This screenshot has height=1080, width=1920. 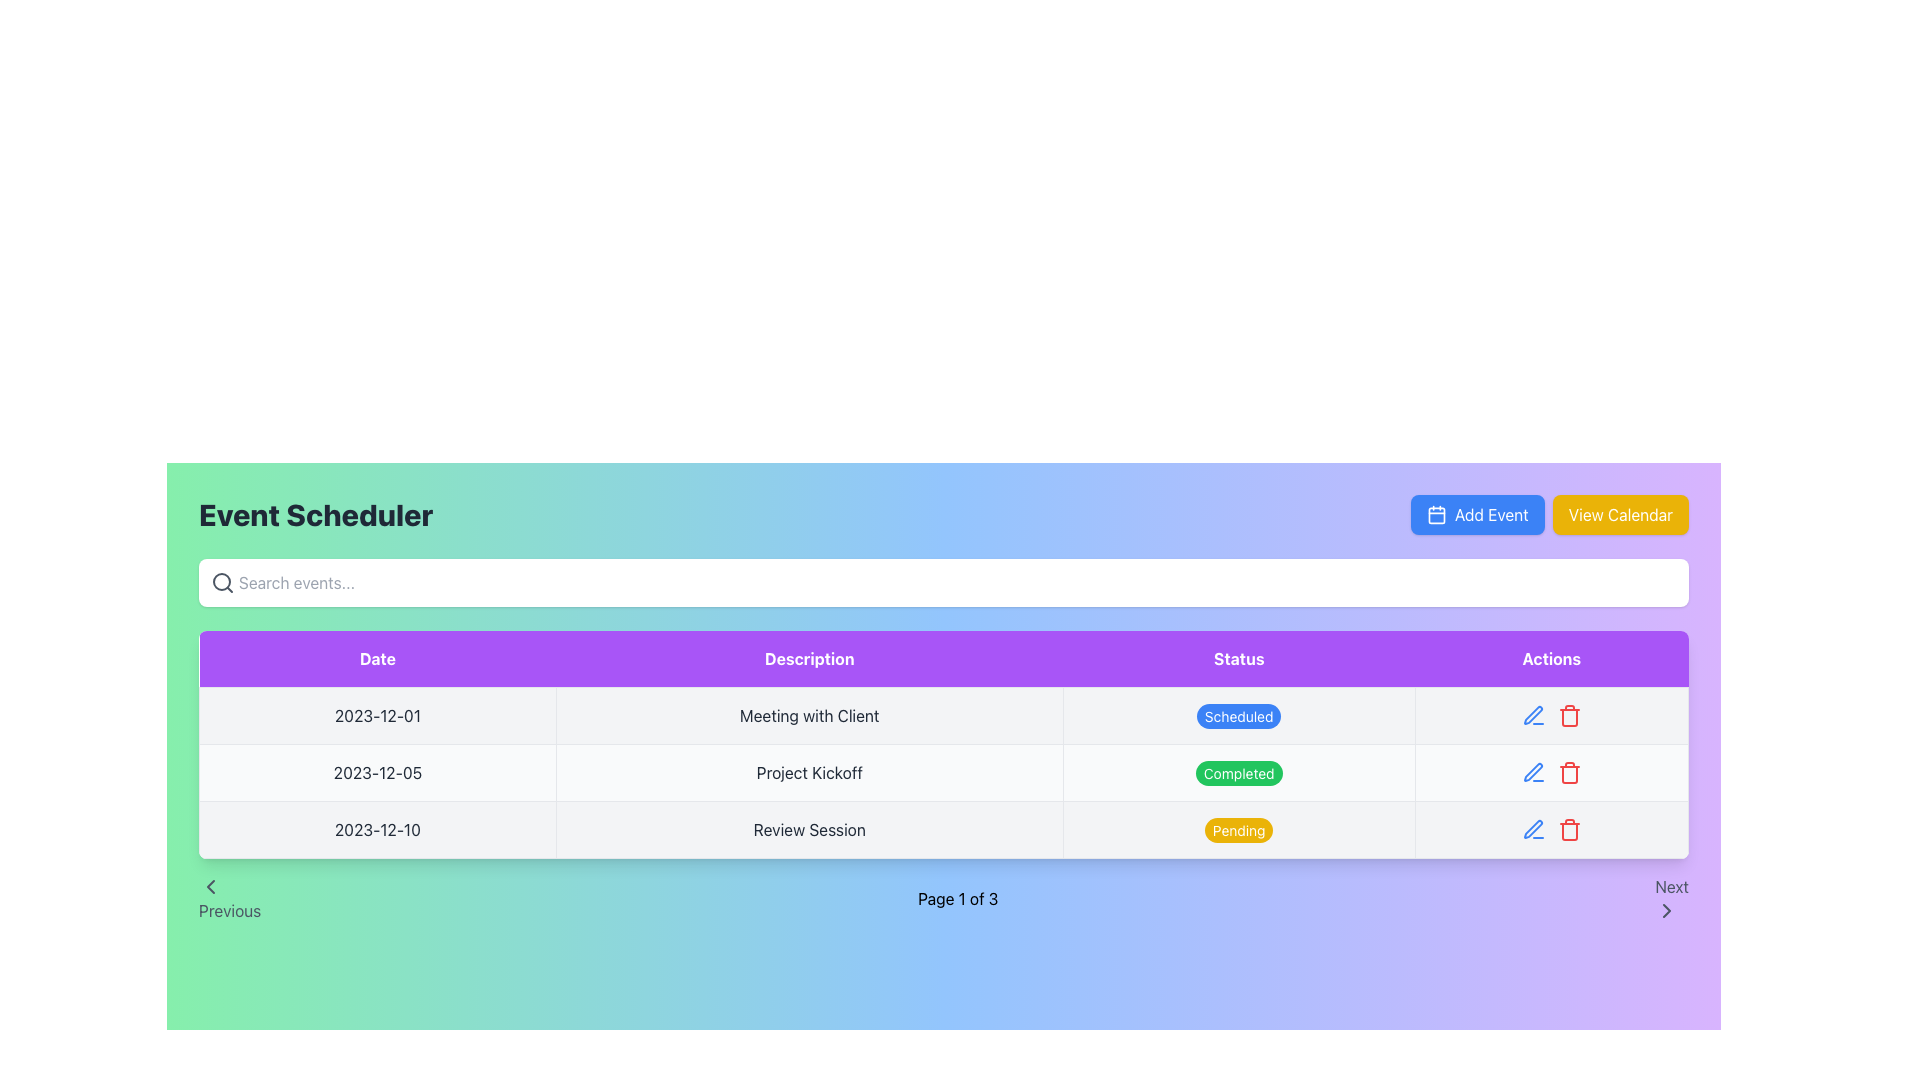 What do you see at coordinates (1550, 771) in the screenshot?
I see `the red trash bin icon in the Actions column of the second row to initiate a deletion action for the 'Project Kickoff' event` at bounding box center [1550, 771].